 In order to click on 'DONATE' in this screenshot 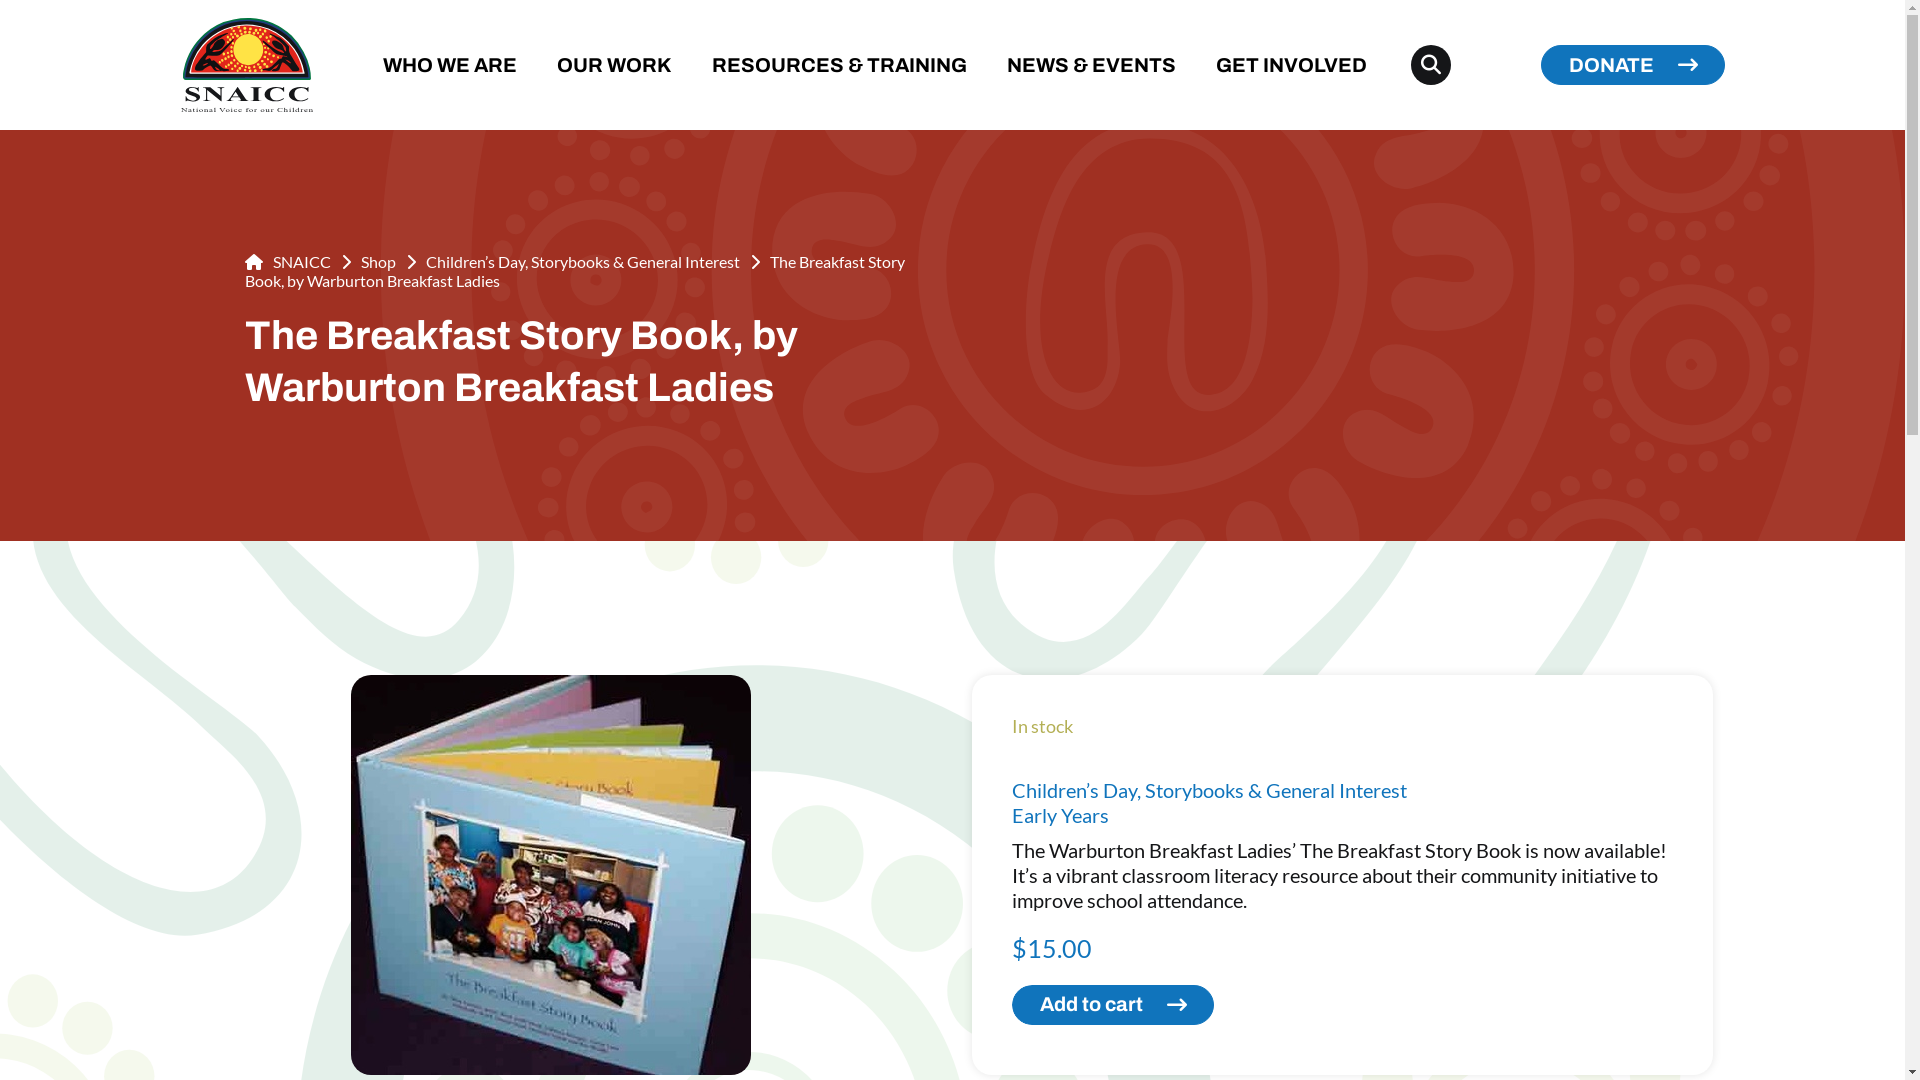, I will do `click(1539, 64)`.